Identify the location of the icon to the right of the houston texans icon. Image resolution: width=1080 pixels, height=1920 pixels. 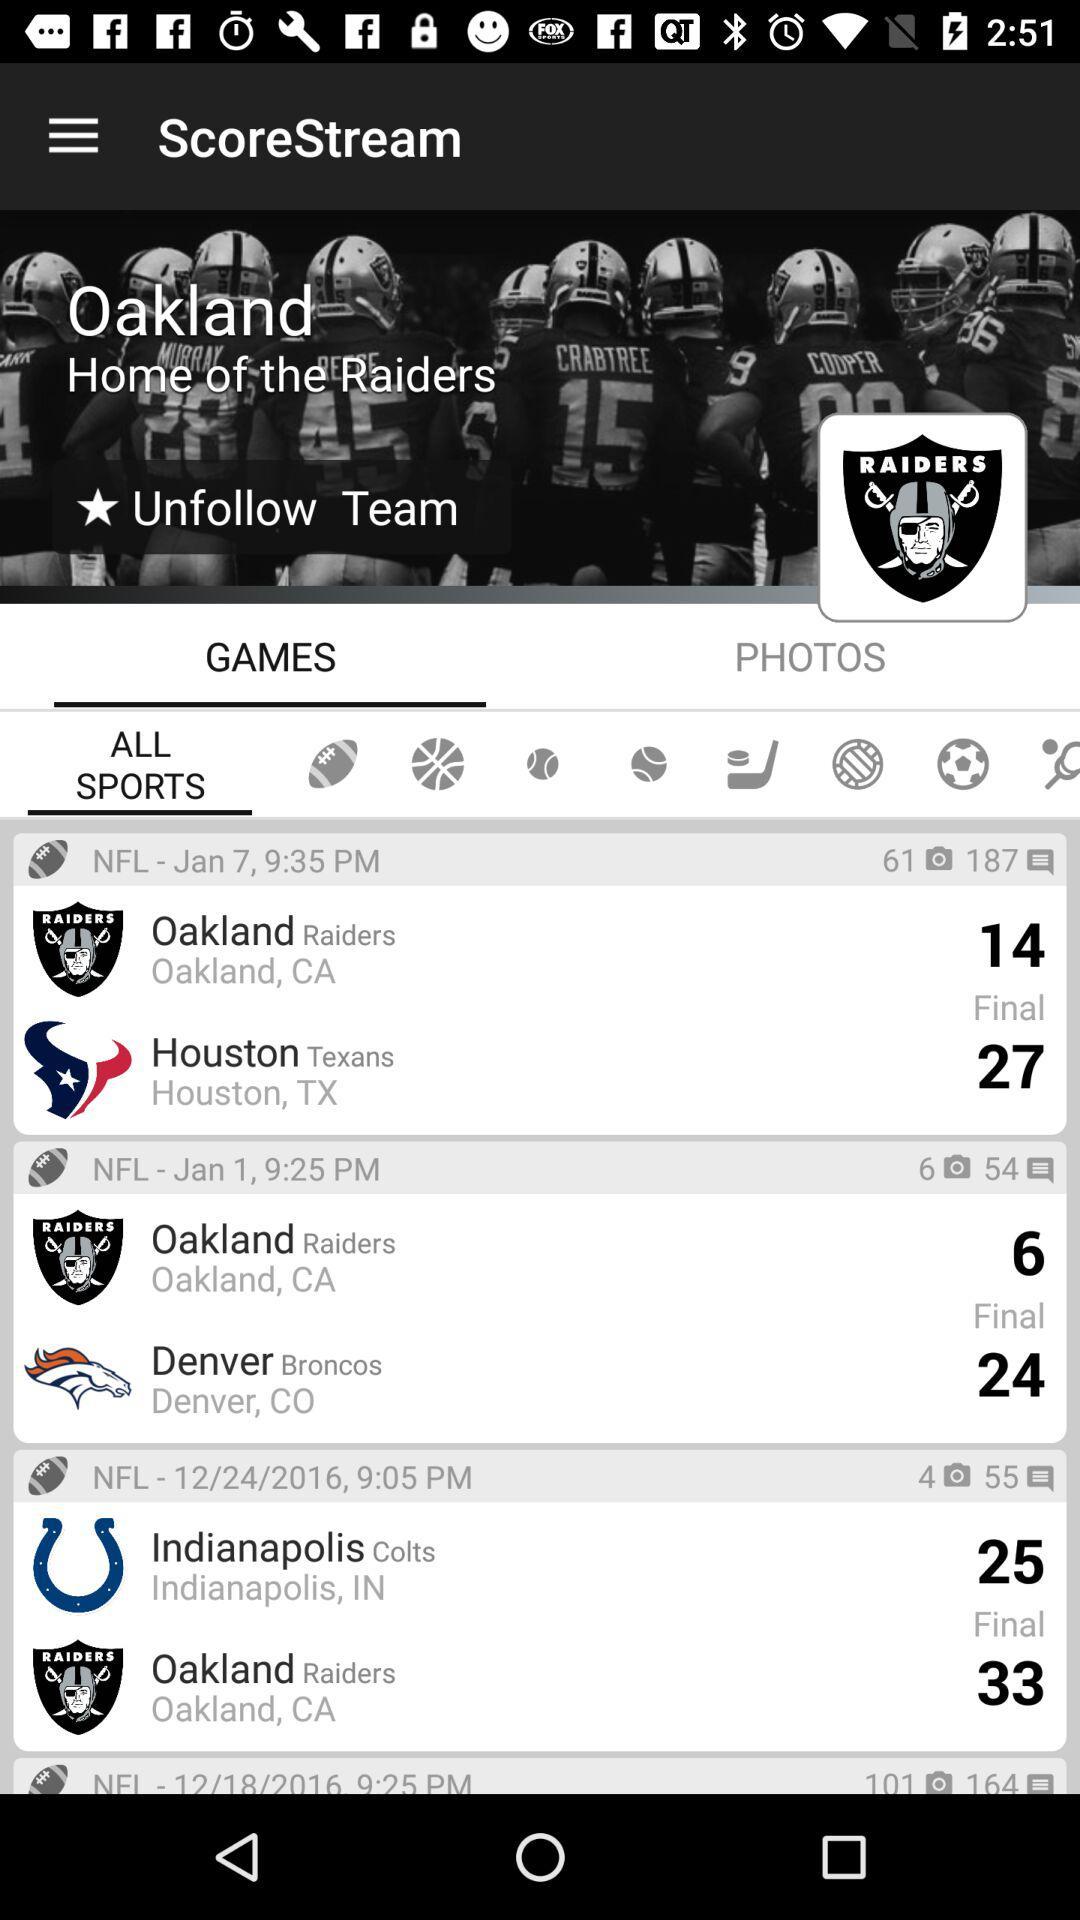
(1010, 1063).